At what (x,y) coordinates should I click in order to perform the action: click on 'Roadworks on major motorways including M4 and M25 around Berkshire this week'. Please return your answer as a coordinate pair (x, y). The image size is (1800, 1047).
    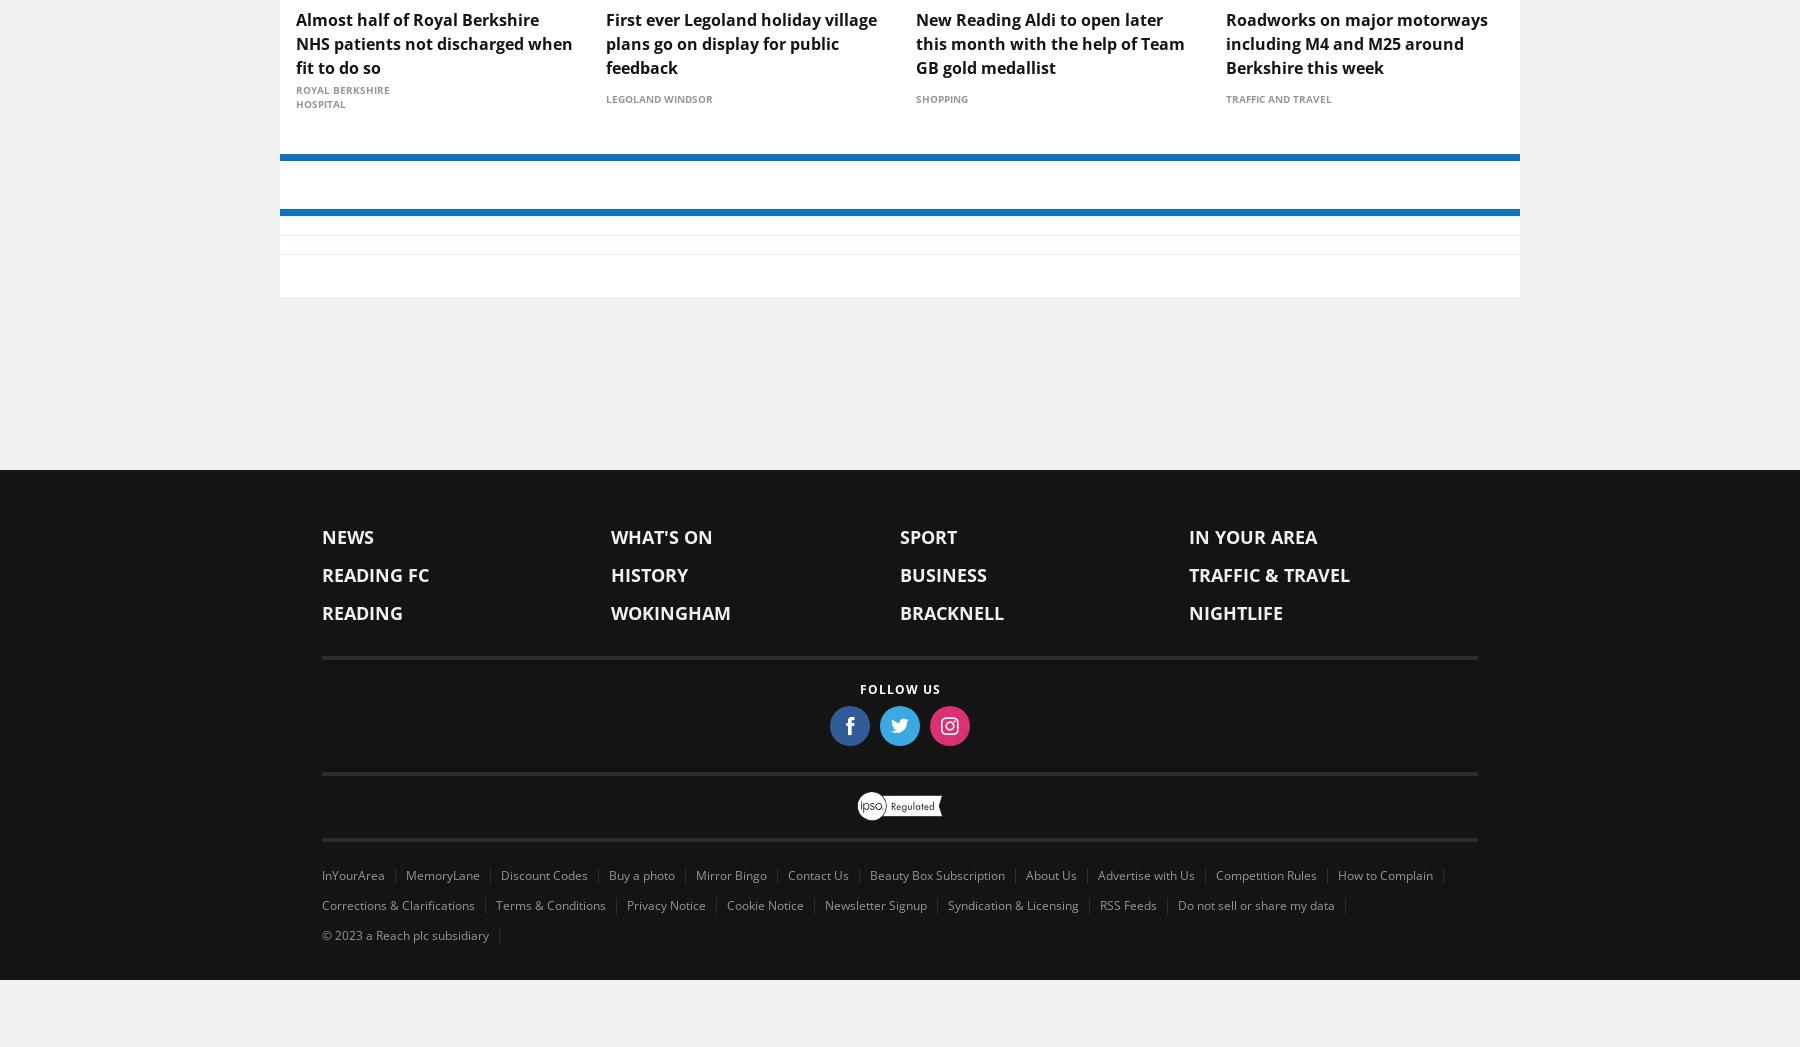
    Looking at the image, I should click on (1224, 202).